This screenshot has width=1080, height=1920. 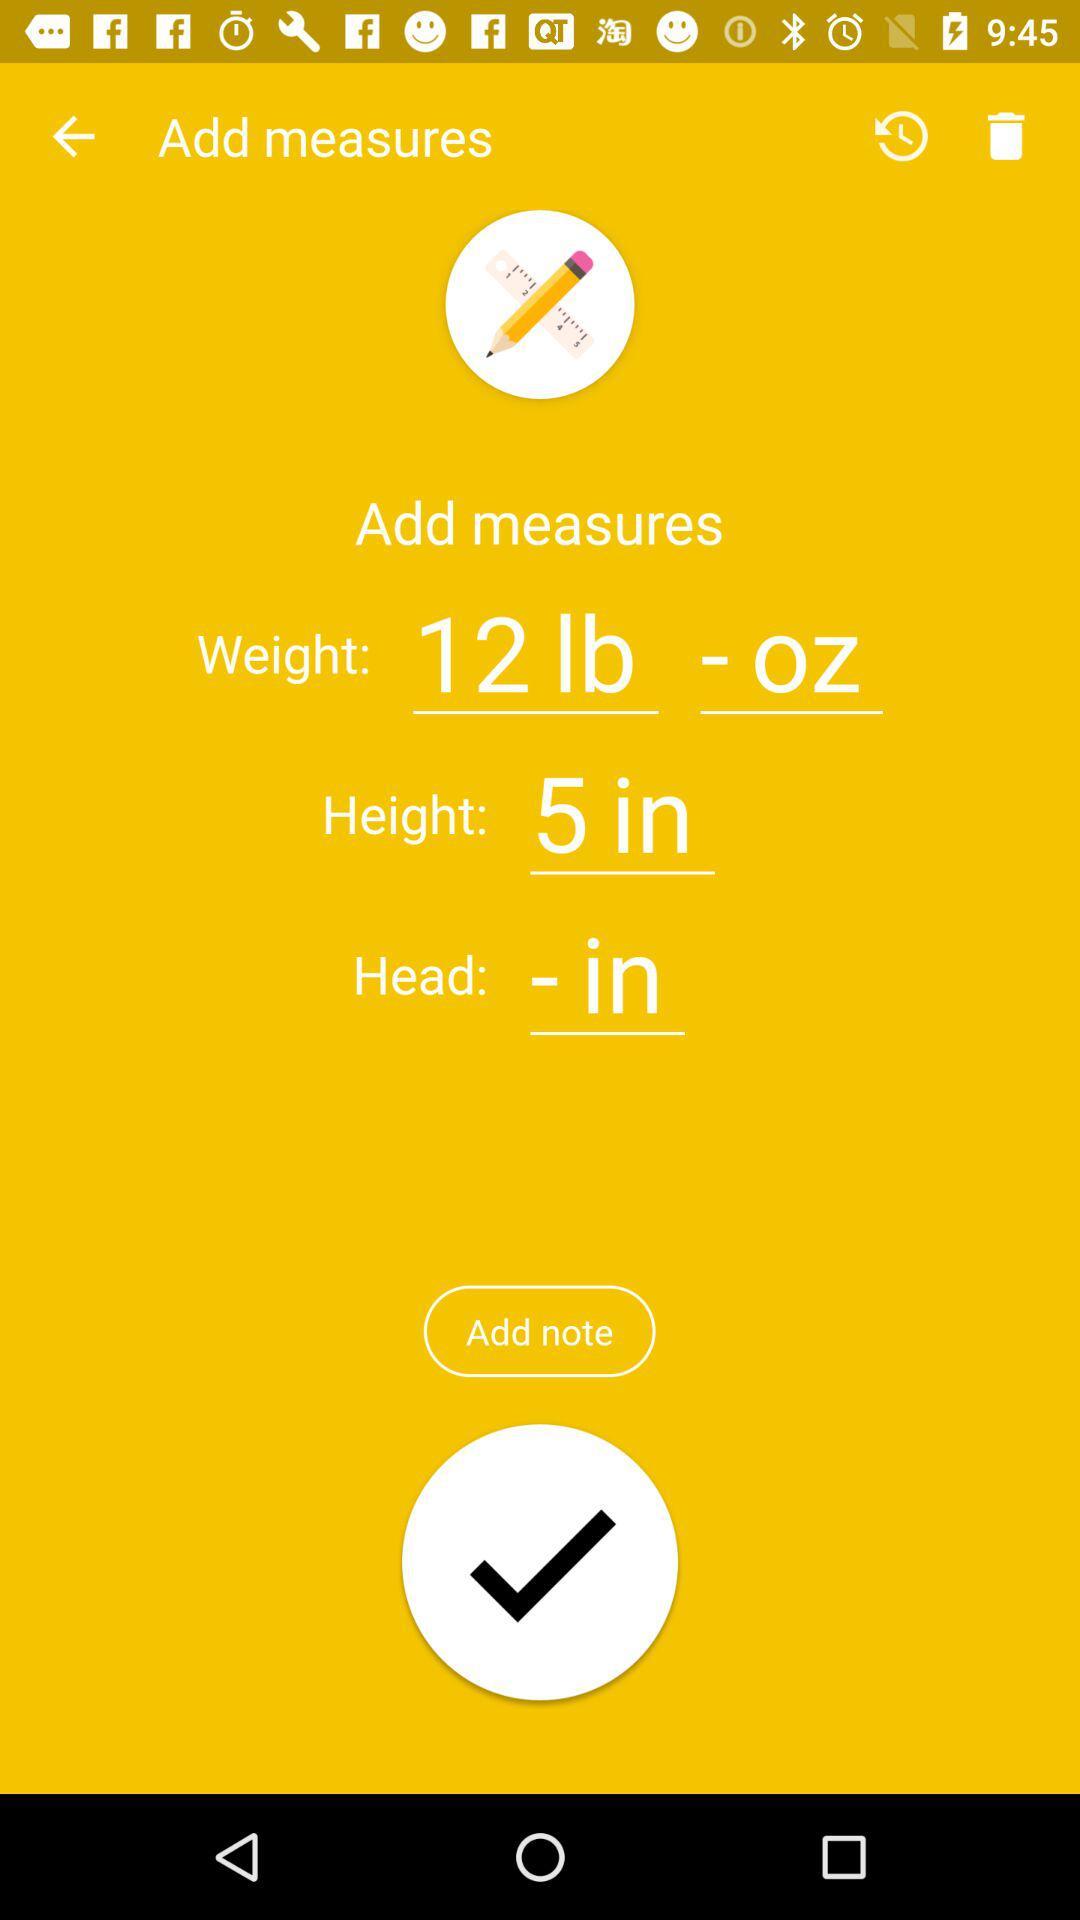 I want to click on icon above the height, so click(x=72, y=135).